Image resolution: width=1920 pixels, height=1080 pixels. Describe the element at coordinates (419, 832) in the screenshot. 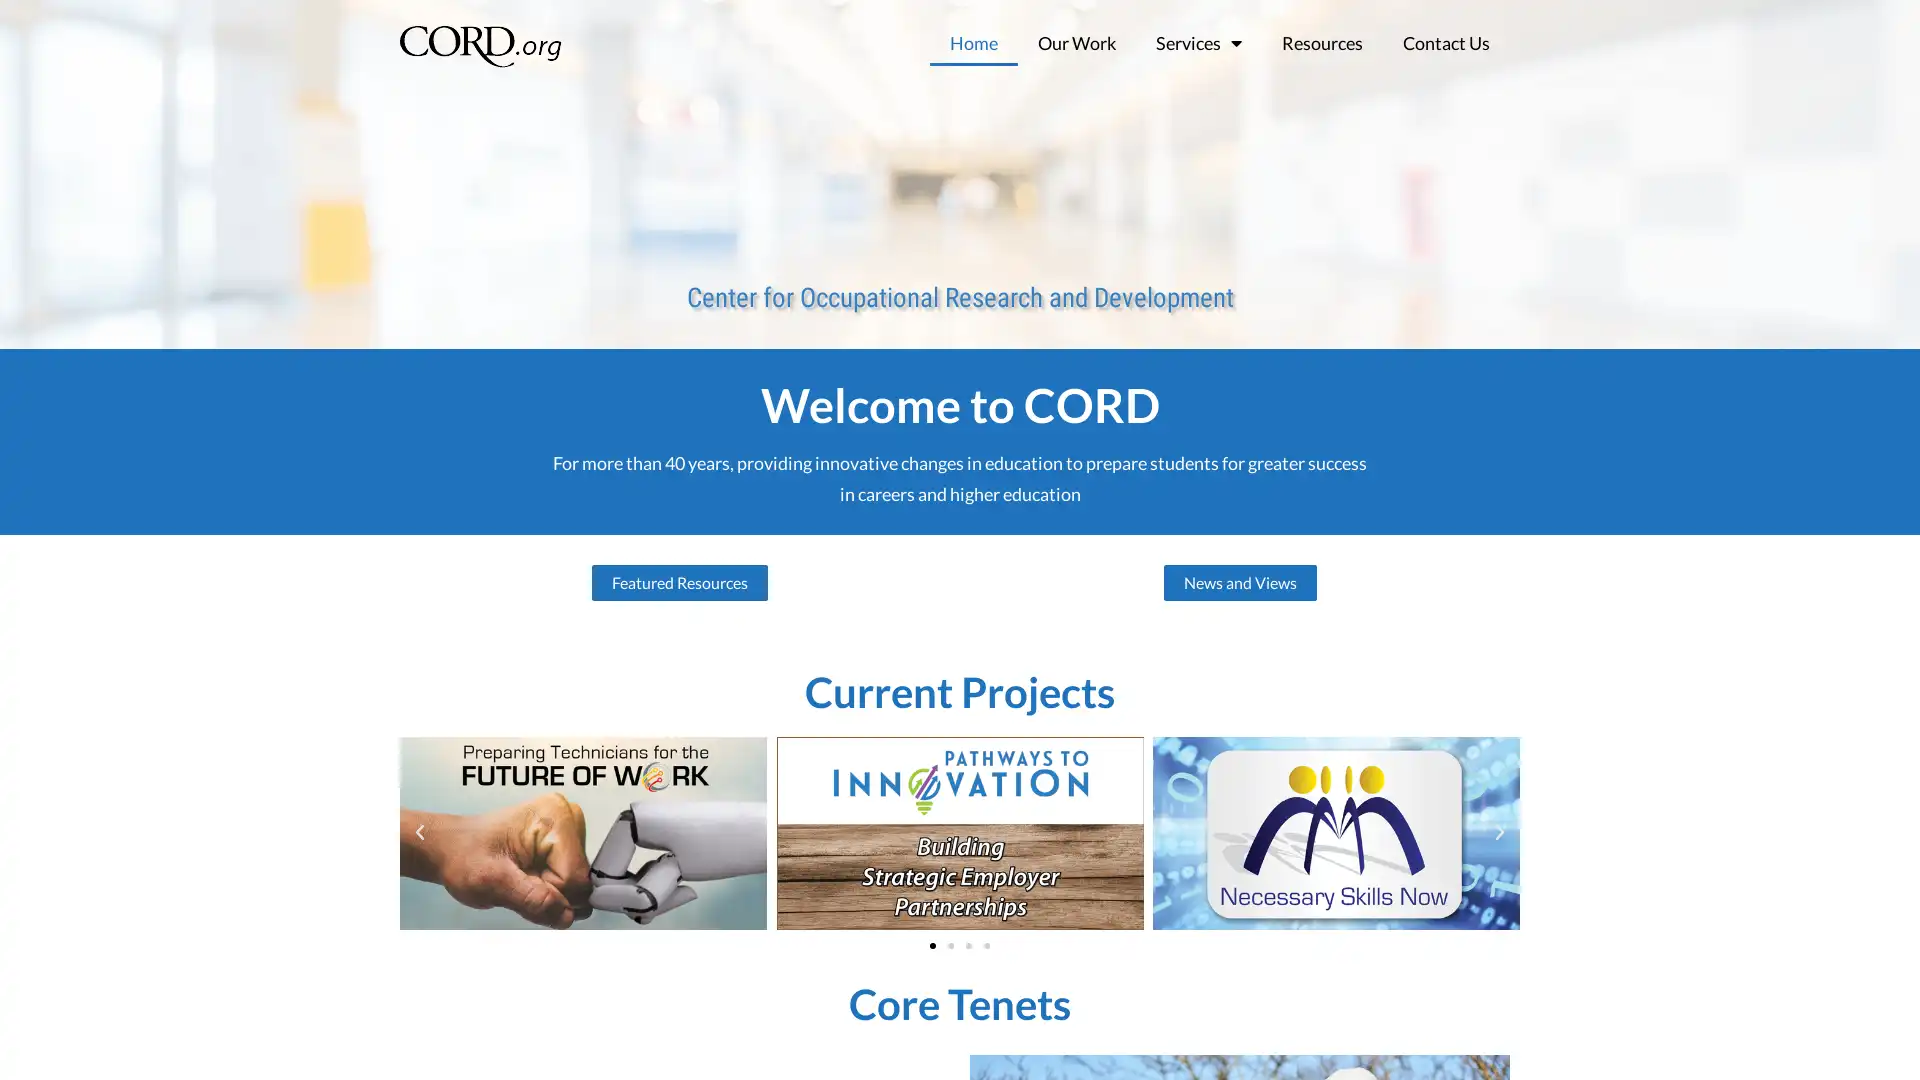

I see `Previous slide` at that location.